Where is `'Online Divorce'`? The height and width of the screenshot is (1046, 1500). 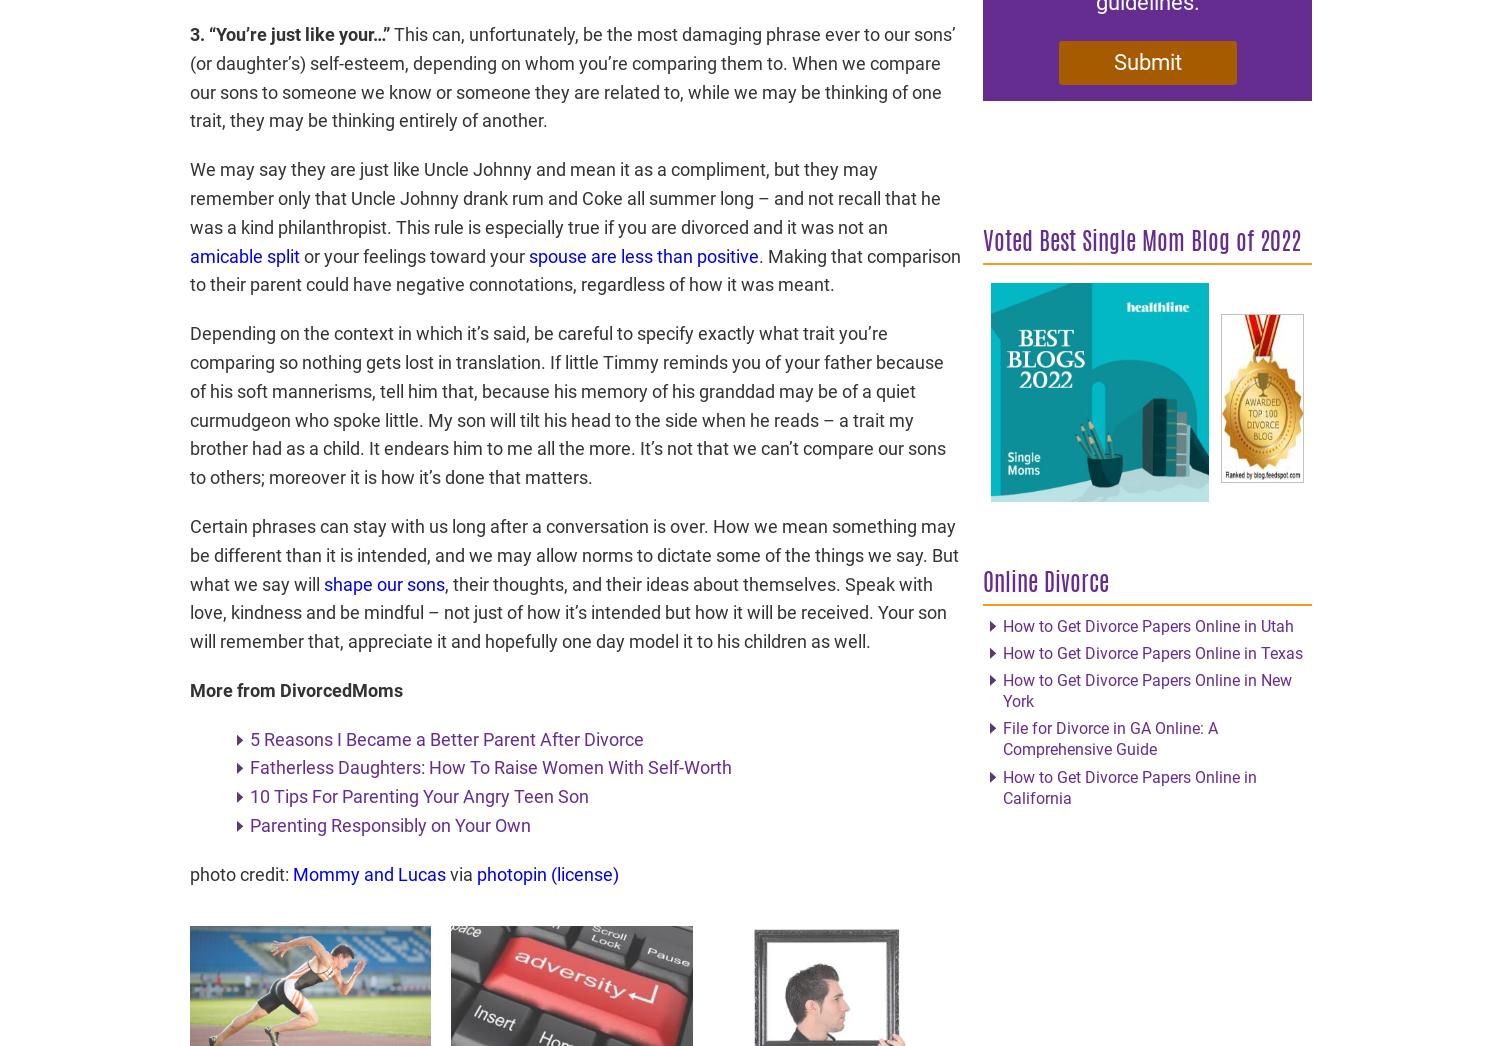 'Online Divorce' is located at coordinates (1045, 580).